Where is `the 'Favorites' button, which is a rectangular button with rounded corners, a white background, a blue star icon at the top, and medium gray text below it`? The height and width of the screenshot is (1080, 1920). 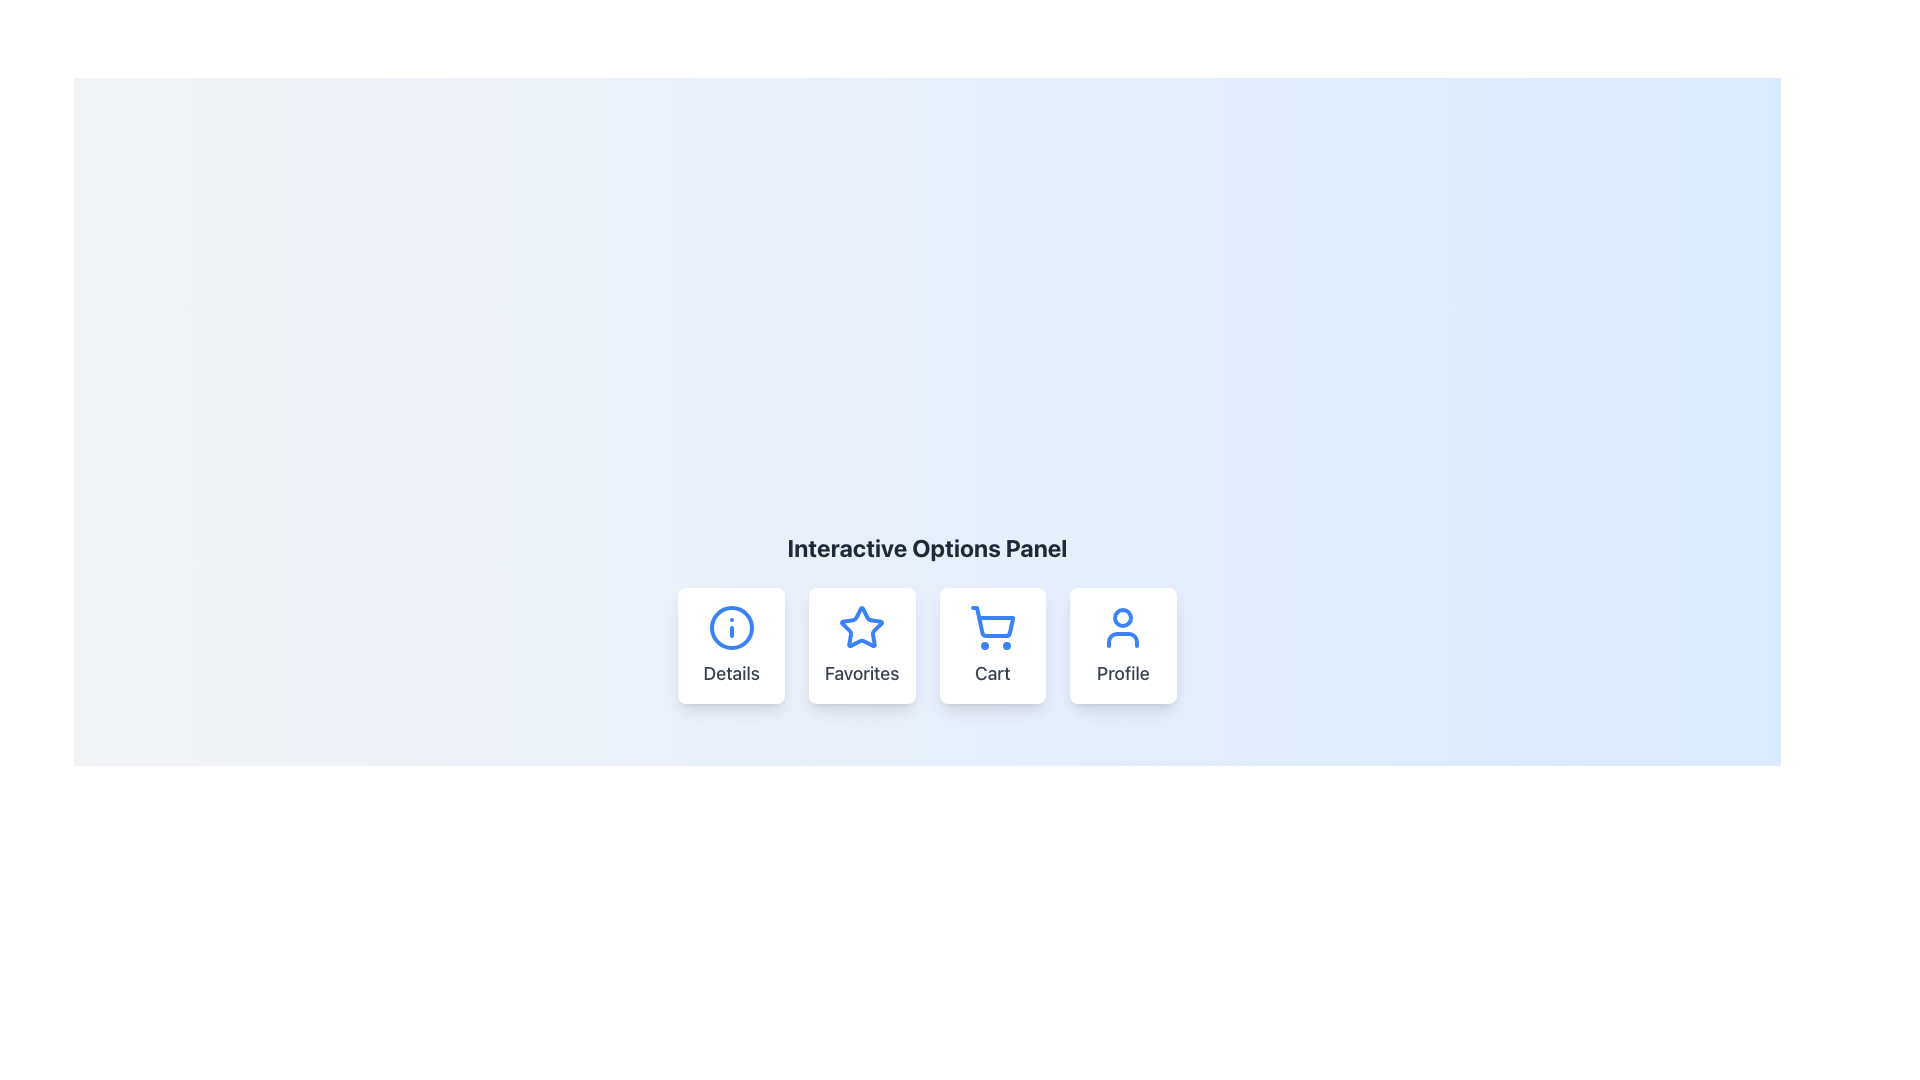 the 'Favorites' button, which is a rectangular button with rounded corners, a white background, a blue star icon at the top, and medium gray text below it is located at coordinates (862, 645).